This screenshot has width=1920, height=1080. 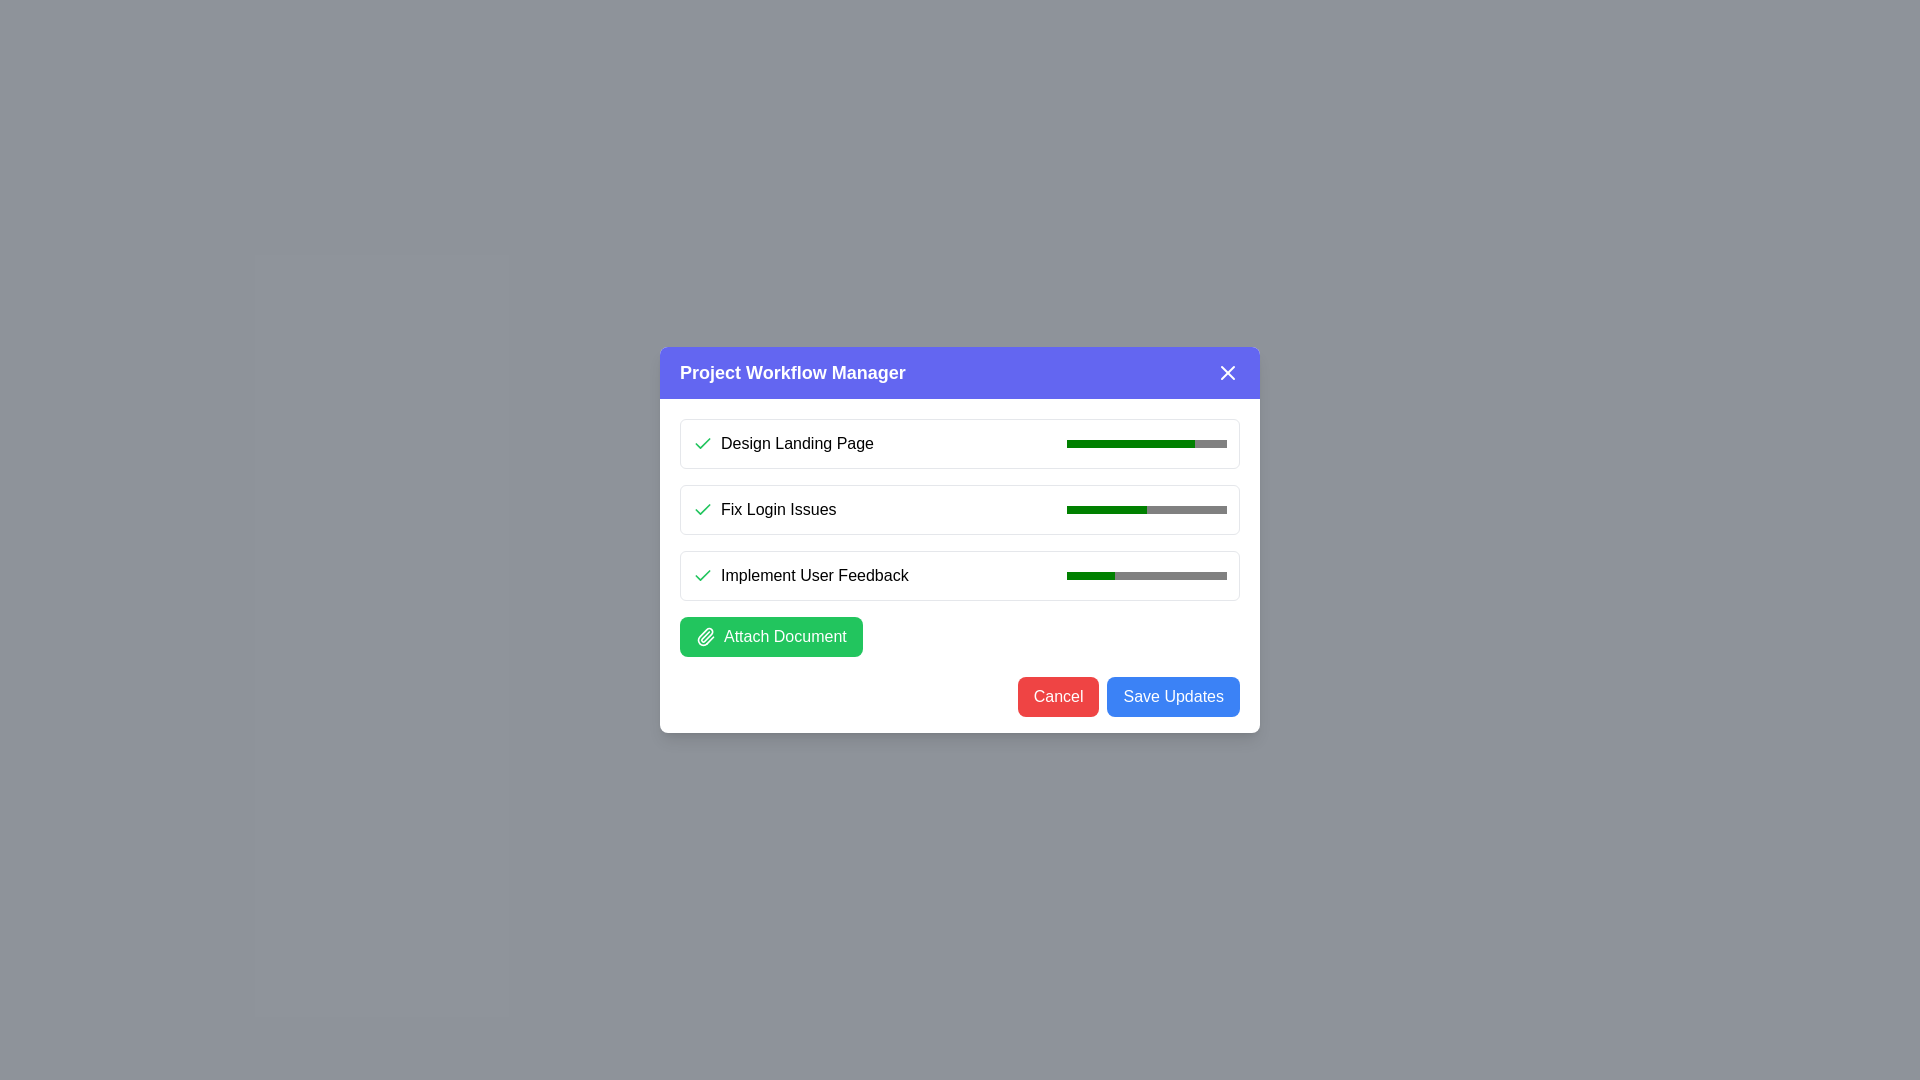 I want to click on the static text element that serves as the title of the modal window for managing project workflow, located in the top-left portion of a purple bar at the top of the modal, so click(x=791, y=373).